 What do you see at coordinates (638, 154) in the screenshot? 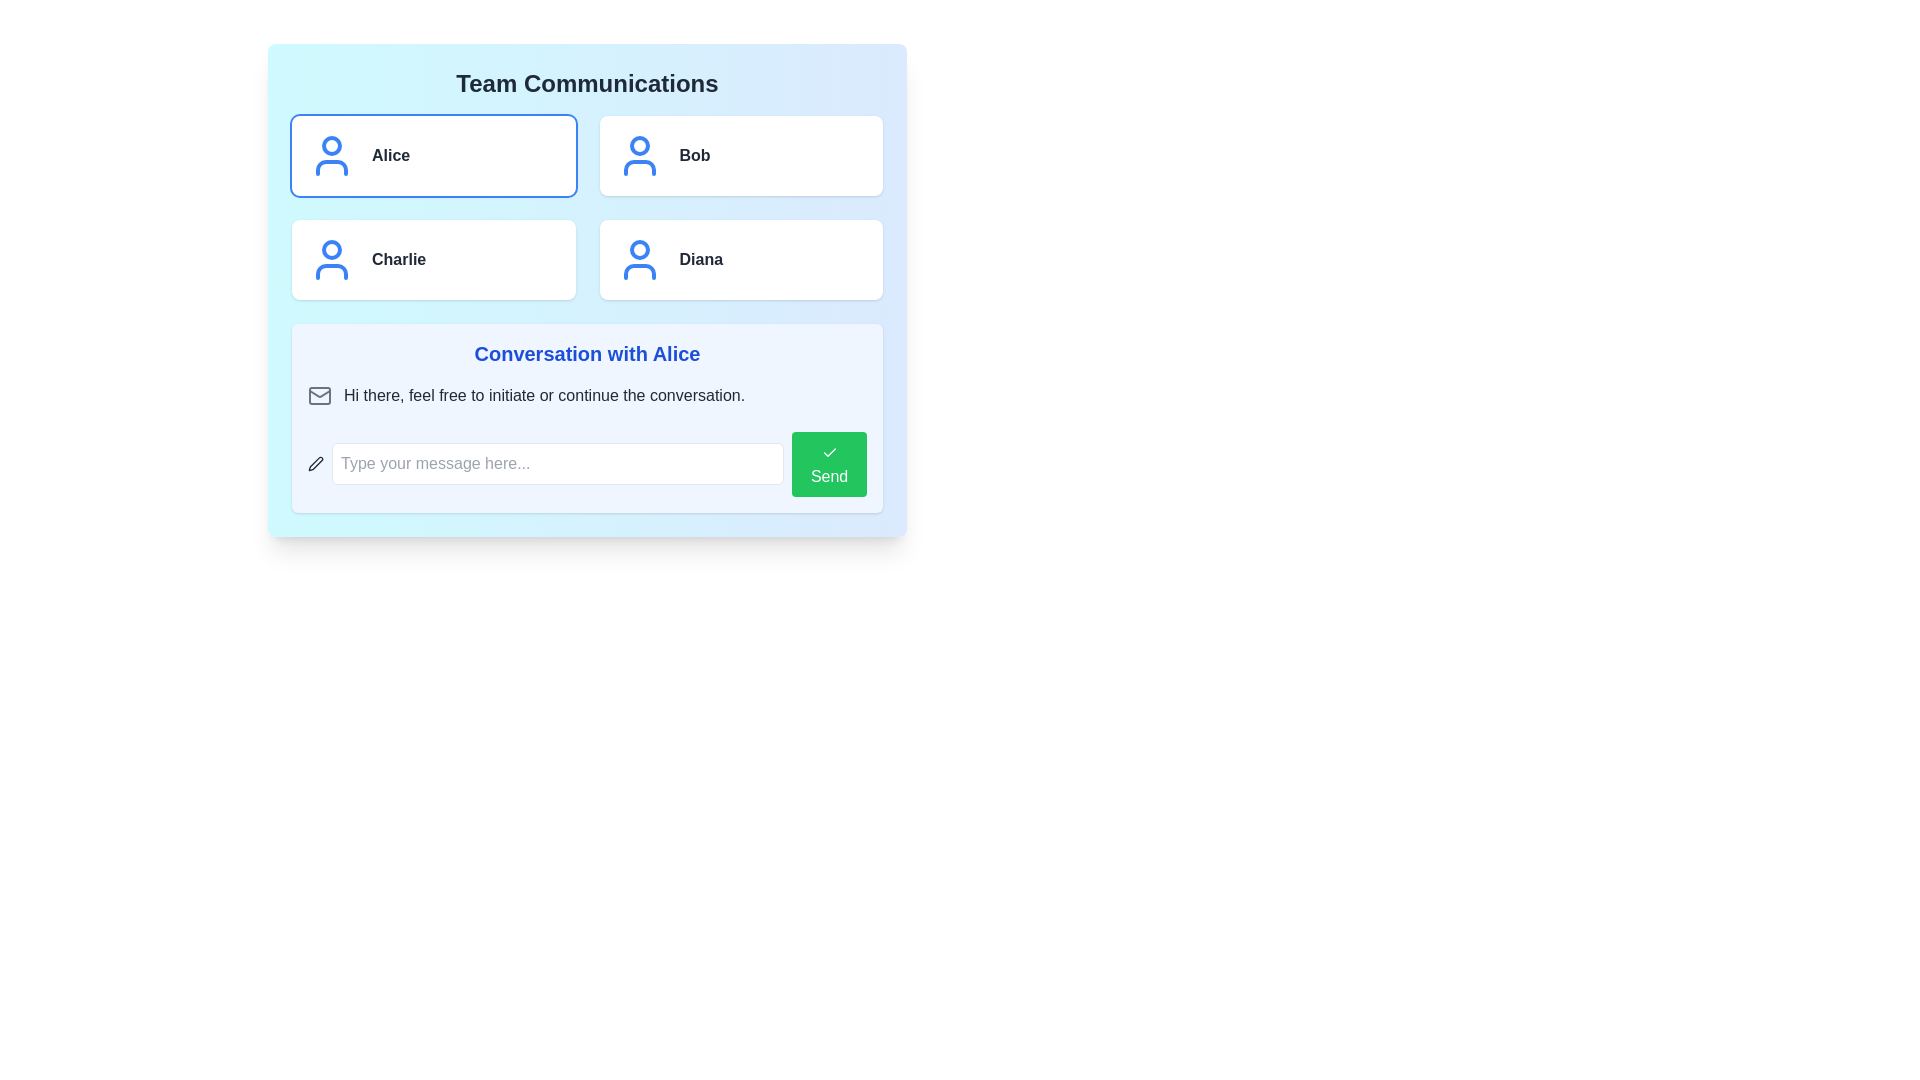
I see `the user icon, which is styled in blue and represents a person` at bounding box center [638, 154].